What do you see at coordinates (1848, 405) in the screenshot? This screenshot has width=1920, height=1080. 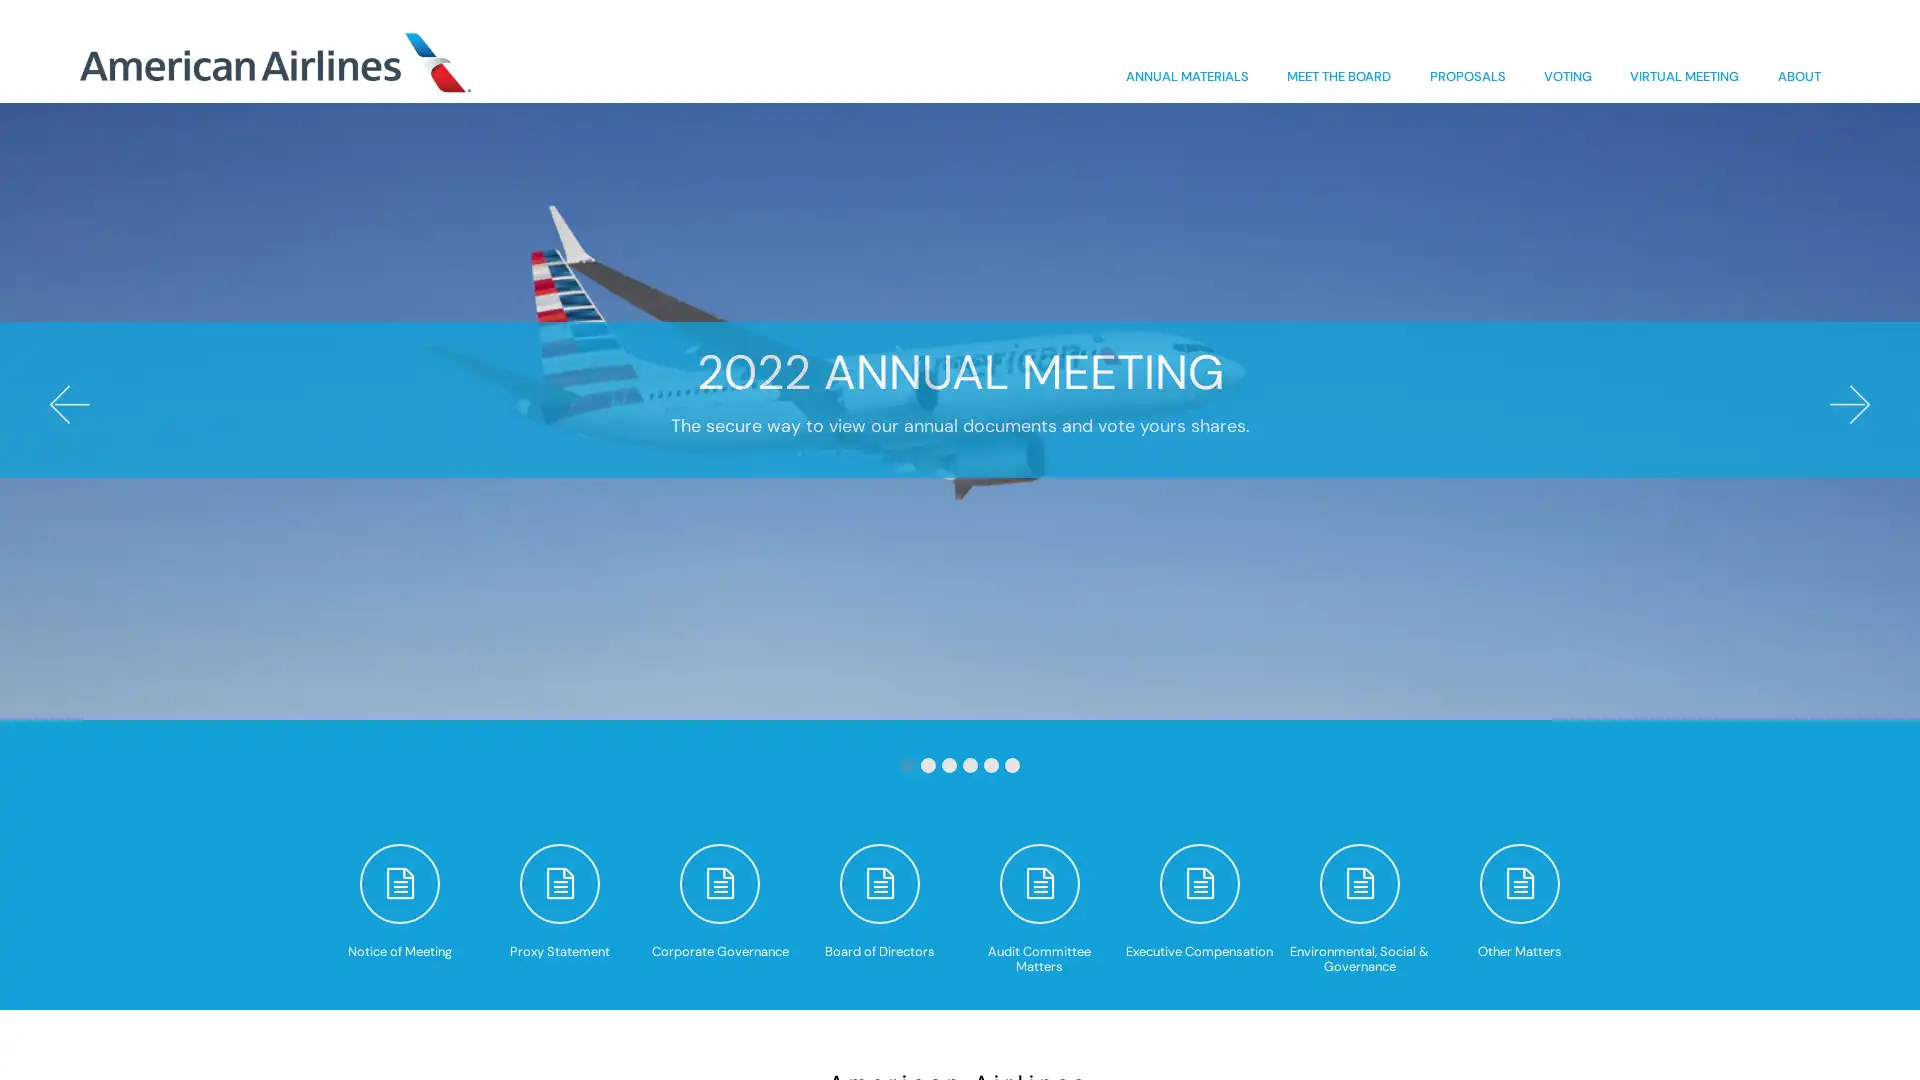 I see `Next` at bounding box center [1848, 405].